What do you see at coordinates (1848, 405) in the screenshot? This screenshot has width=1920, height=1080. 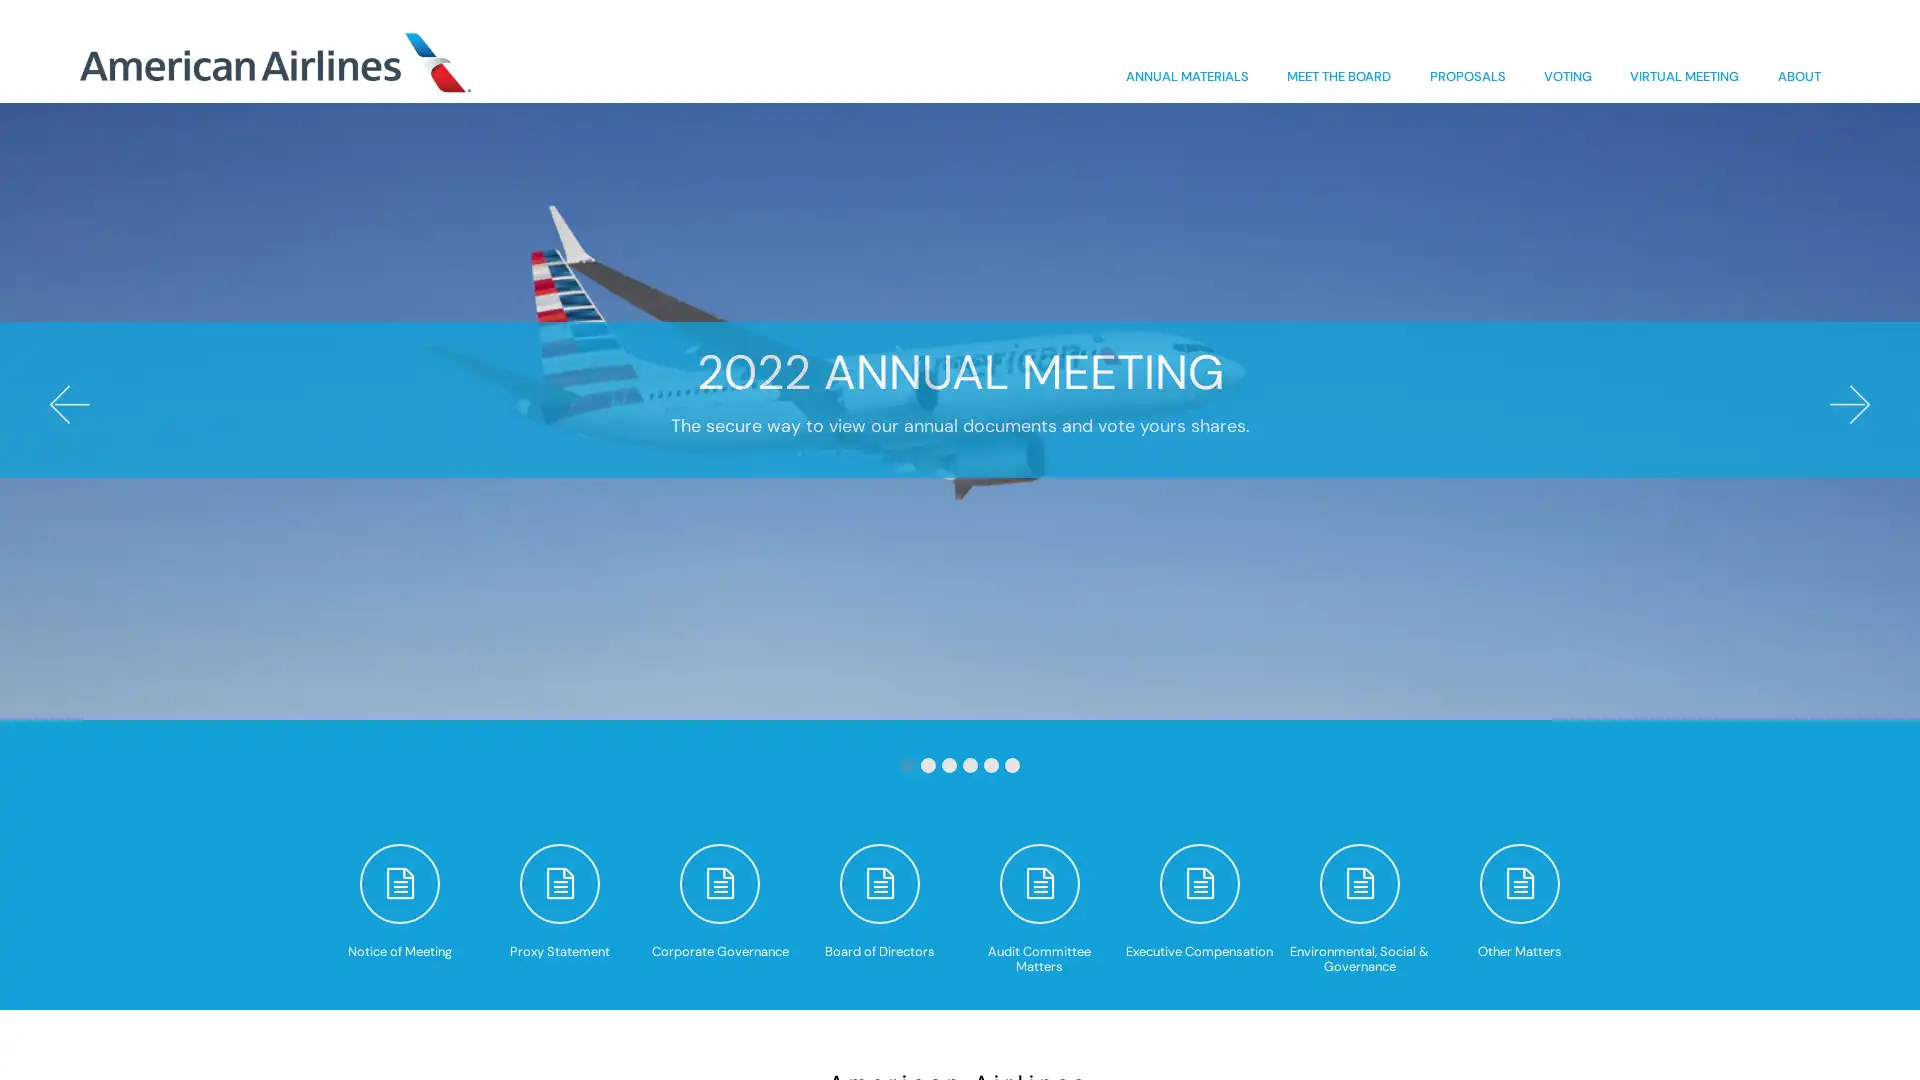 I see `Next` at bounding box center [1848, 405].